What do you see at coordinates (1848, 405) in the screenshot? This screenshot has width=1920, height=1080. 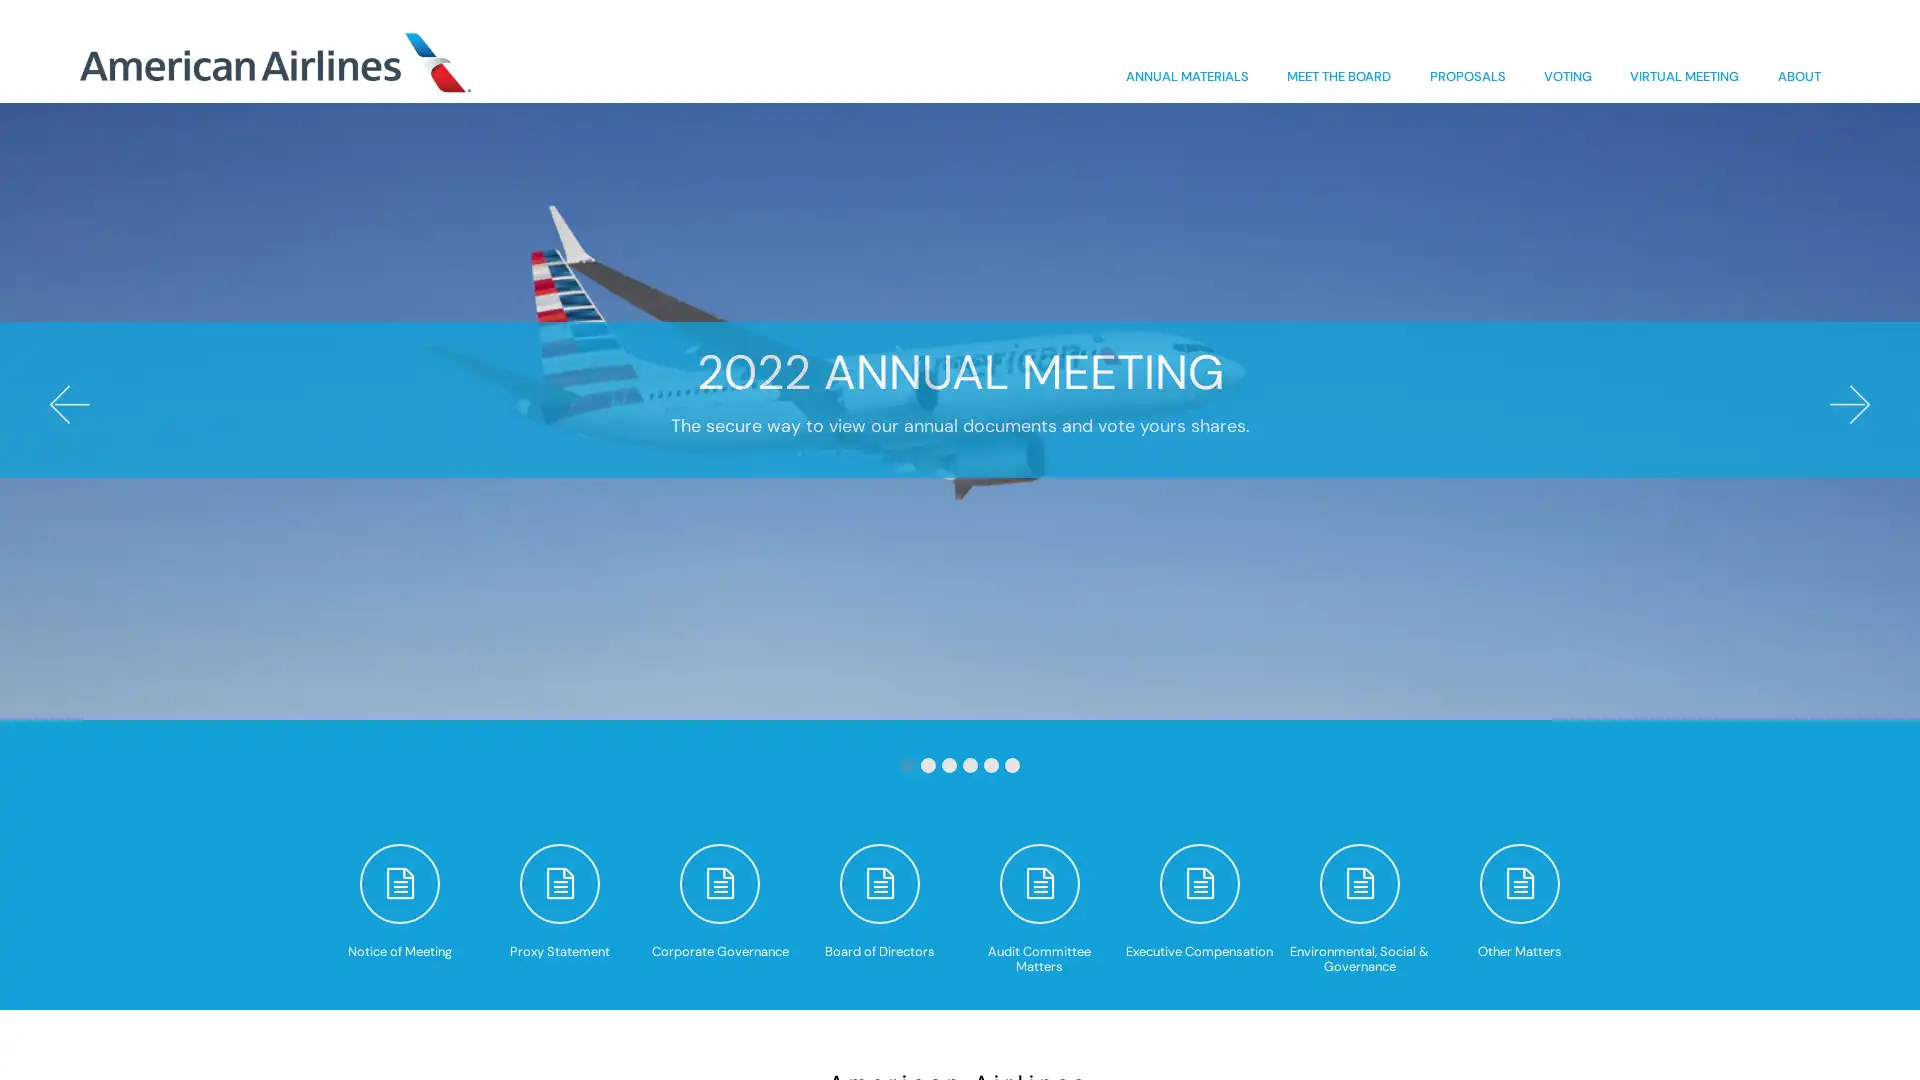 I see `Next` at bounding box center [1848, 405].